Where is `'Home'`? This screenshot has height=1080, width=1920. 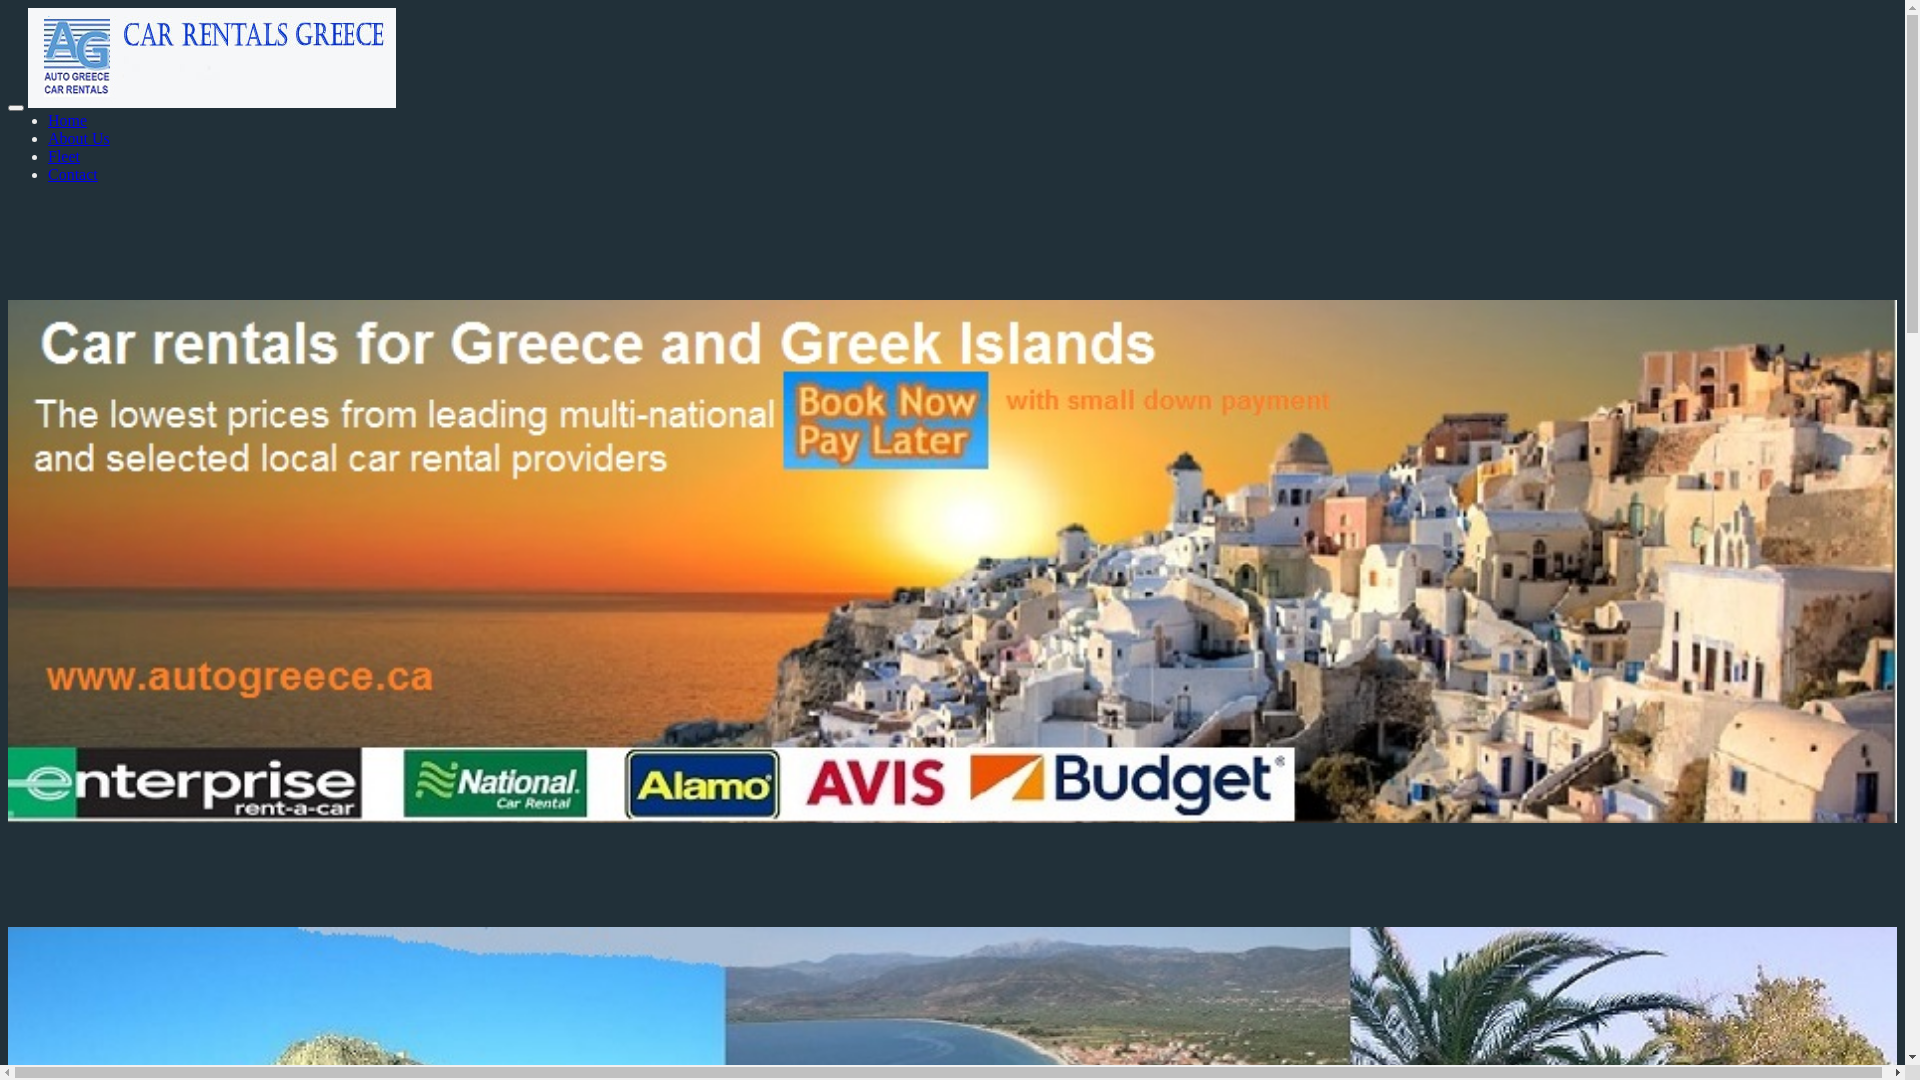 'Home' is located at coordinates (48, 120).